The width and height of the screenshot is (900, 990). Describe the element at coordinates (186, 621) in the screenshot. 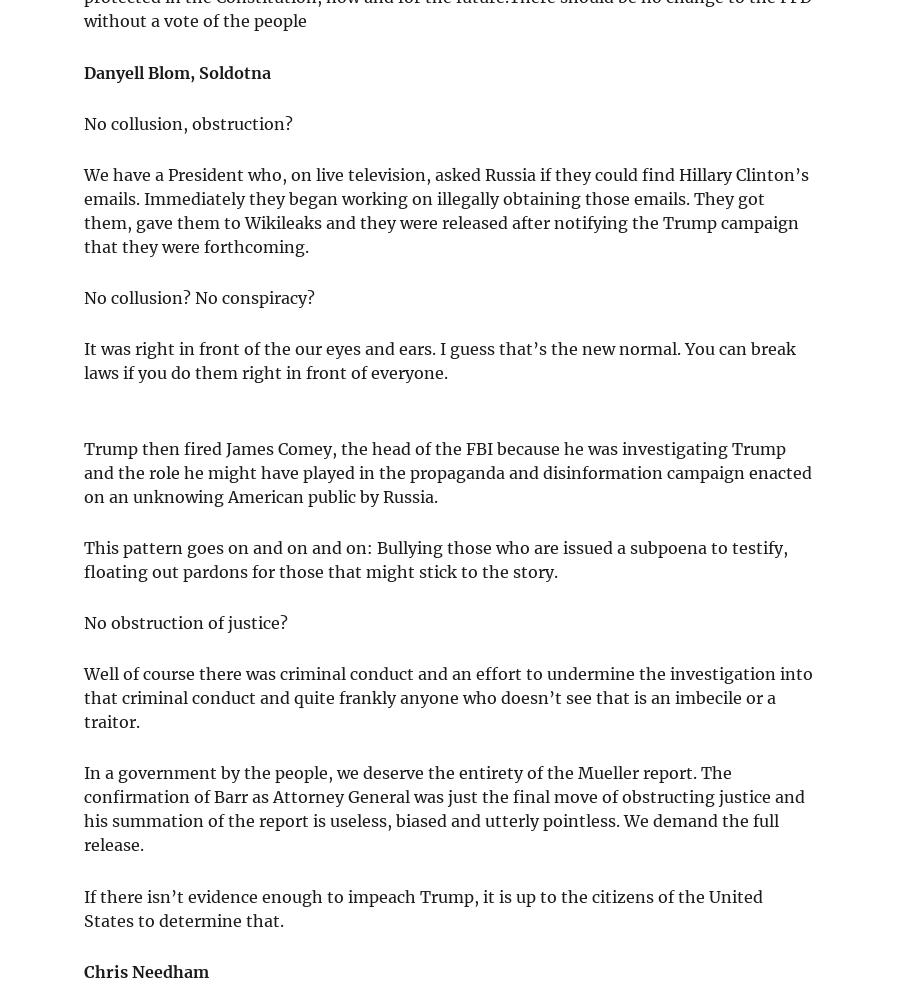

I see `'No obstruction of justice?'` at that location.